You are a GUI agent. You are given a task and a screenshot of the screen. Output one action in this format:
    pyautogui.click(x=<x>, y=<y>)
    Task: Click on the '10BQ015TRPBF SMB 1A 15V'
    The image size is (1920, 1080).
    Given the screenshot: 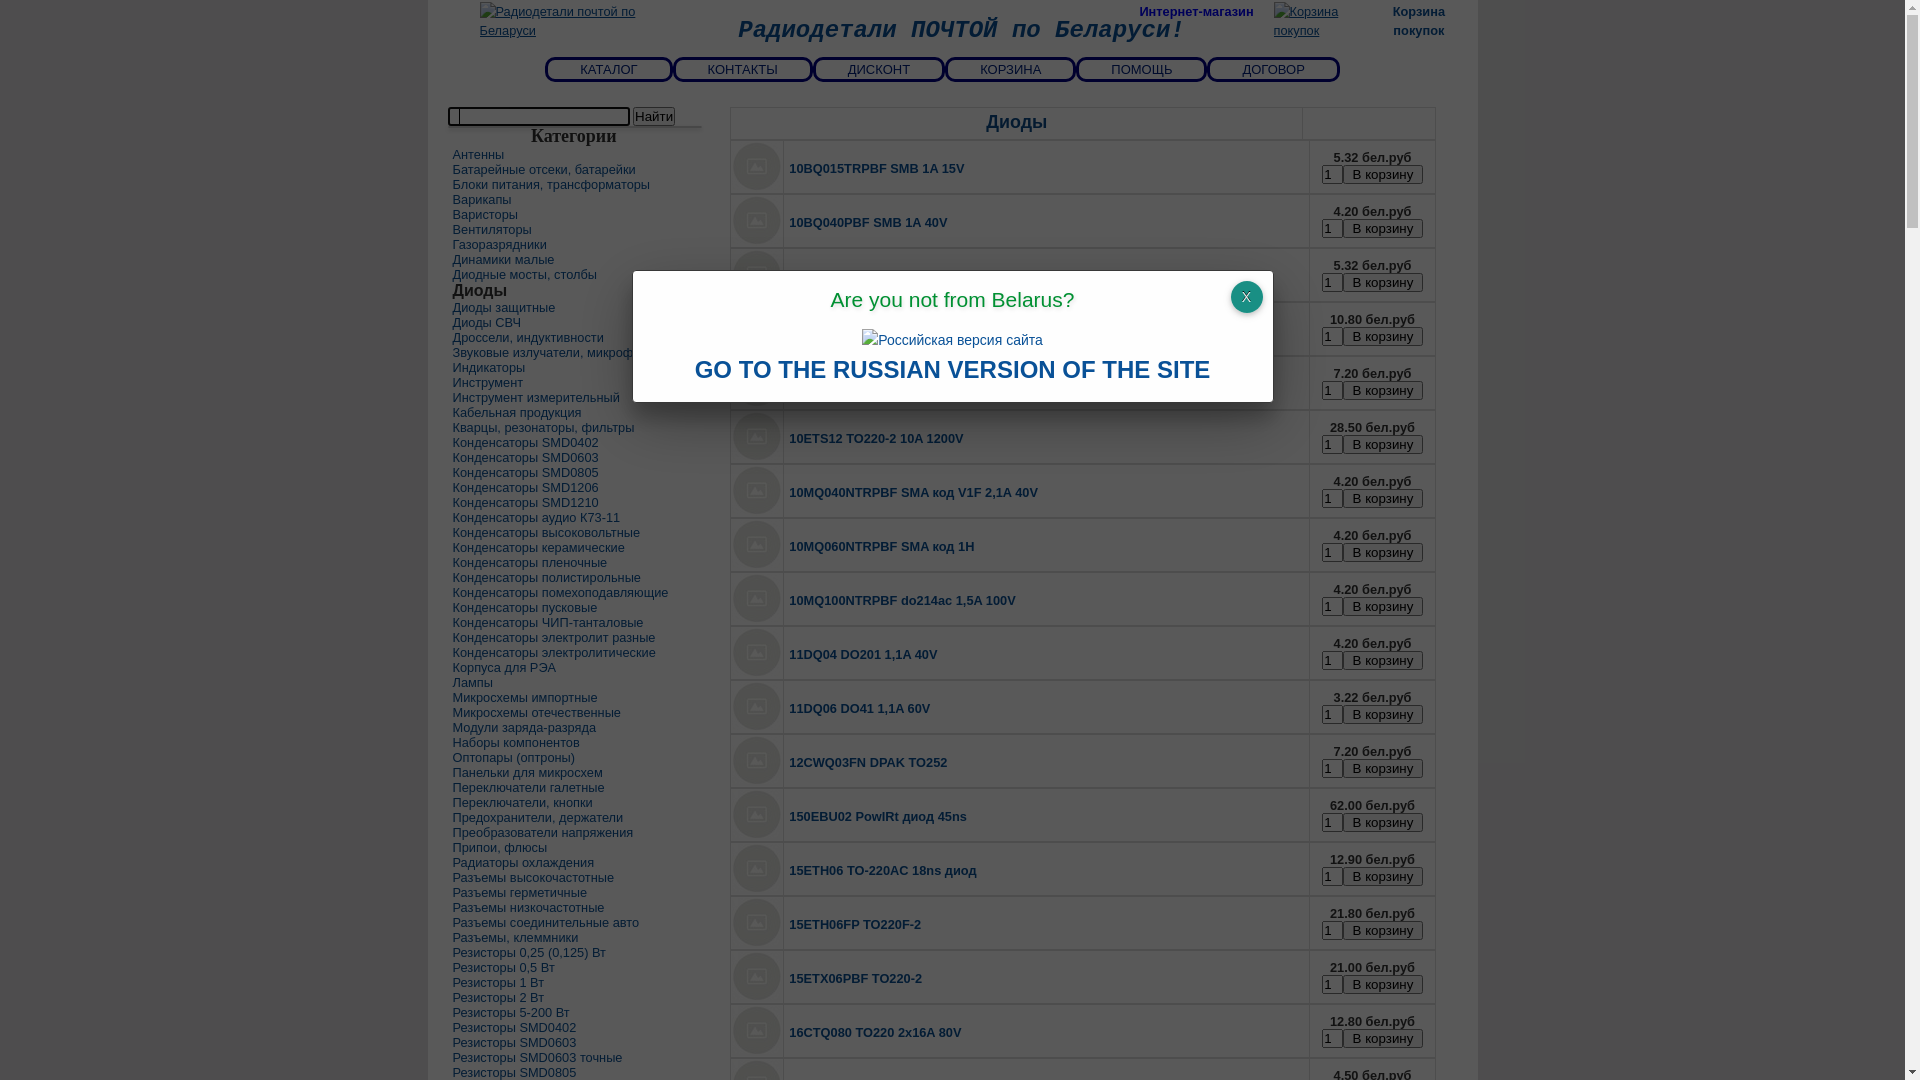 What is the action you would take?
    pyautogui.click(x=876, y=167)
    